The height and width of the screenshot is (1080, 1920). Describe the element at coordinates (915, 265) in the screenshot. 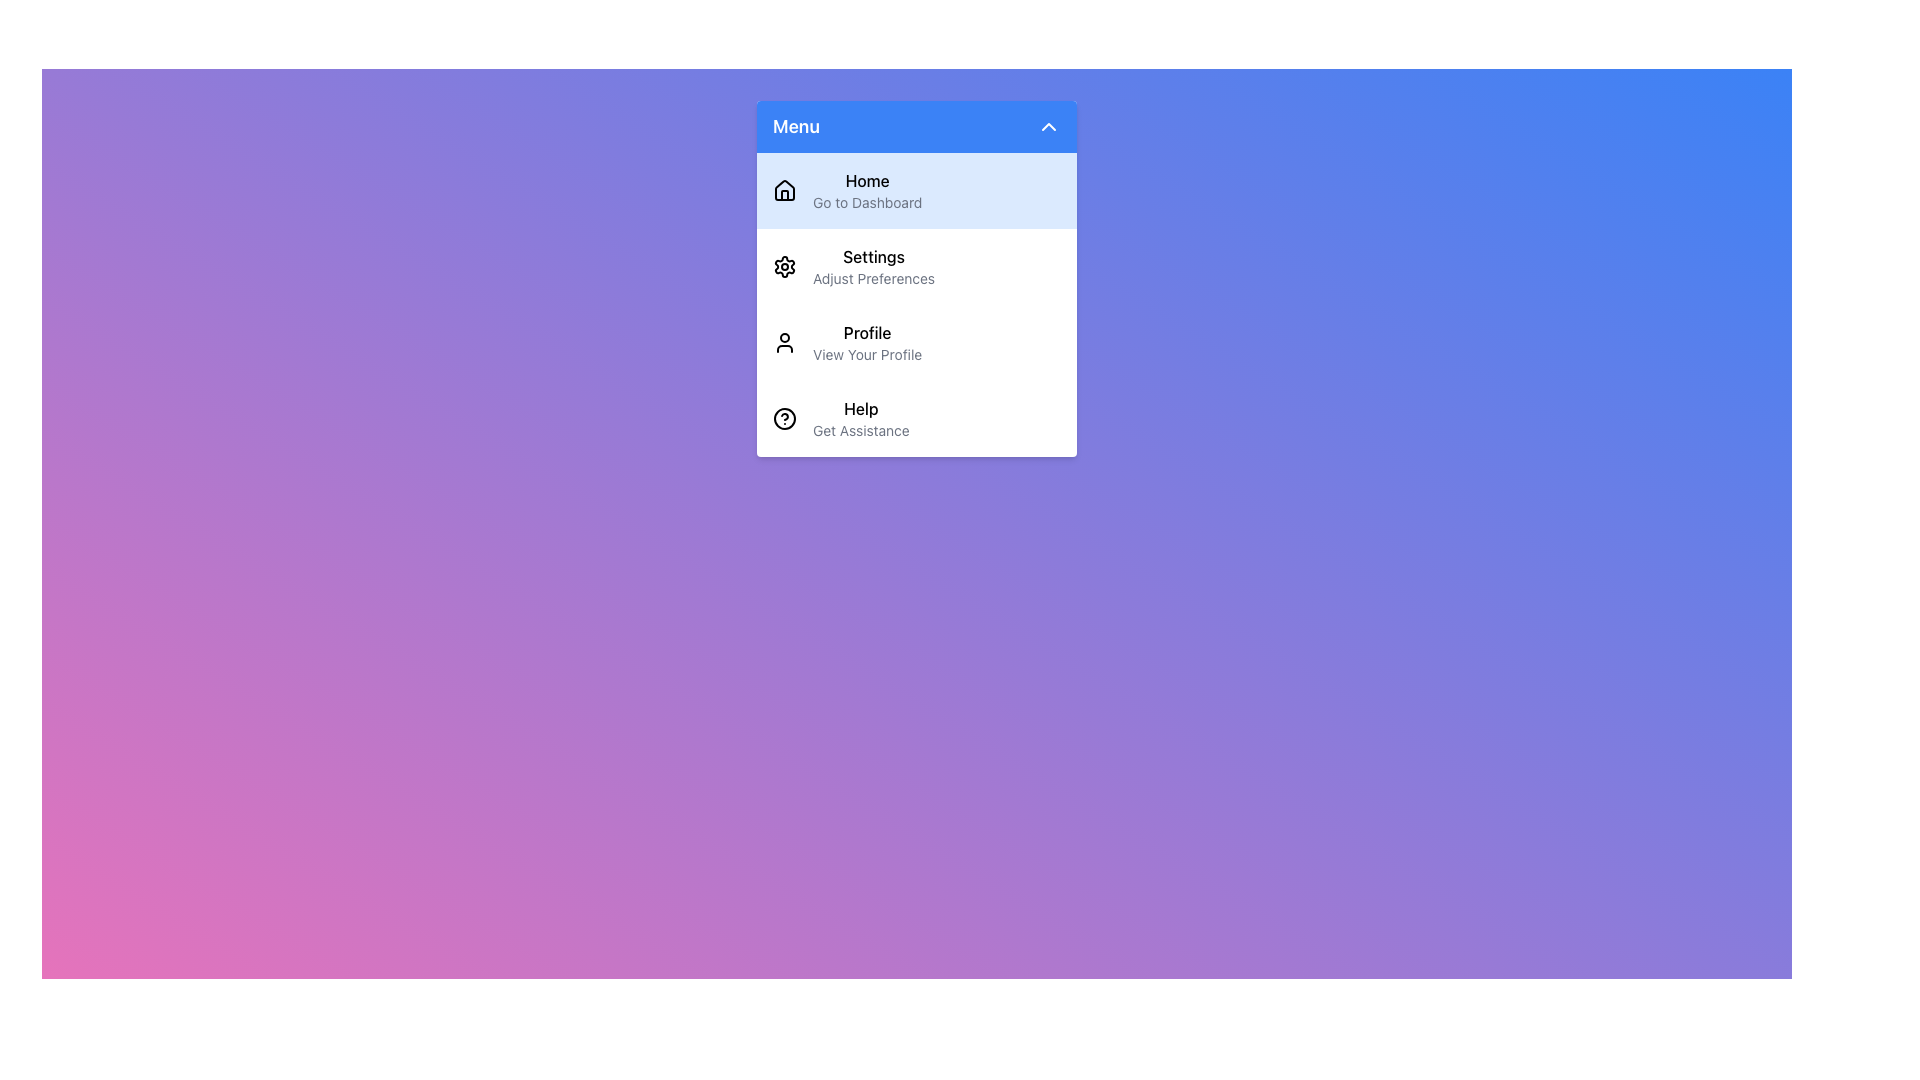

I see `the second item in the vertical menu list, which serves as a navigational link` at that location.